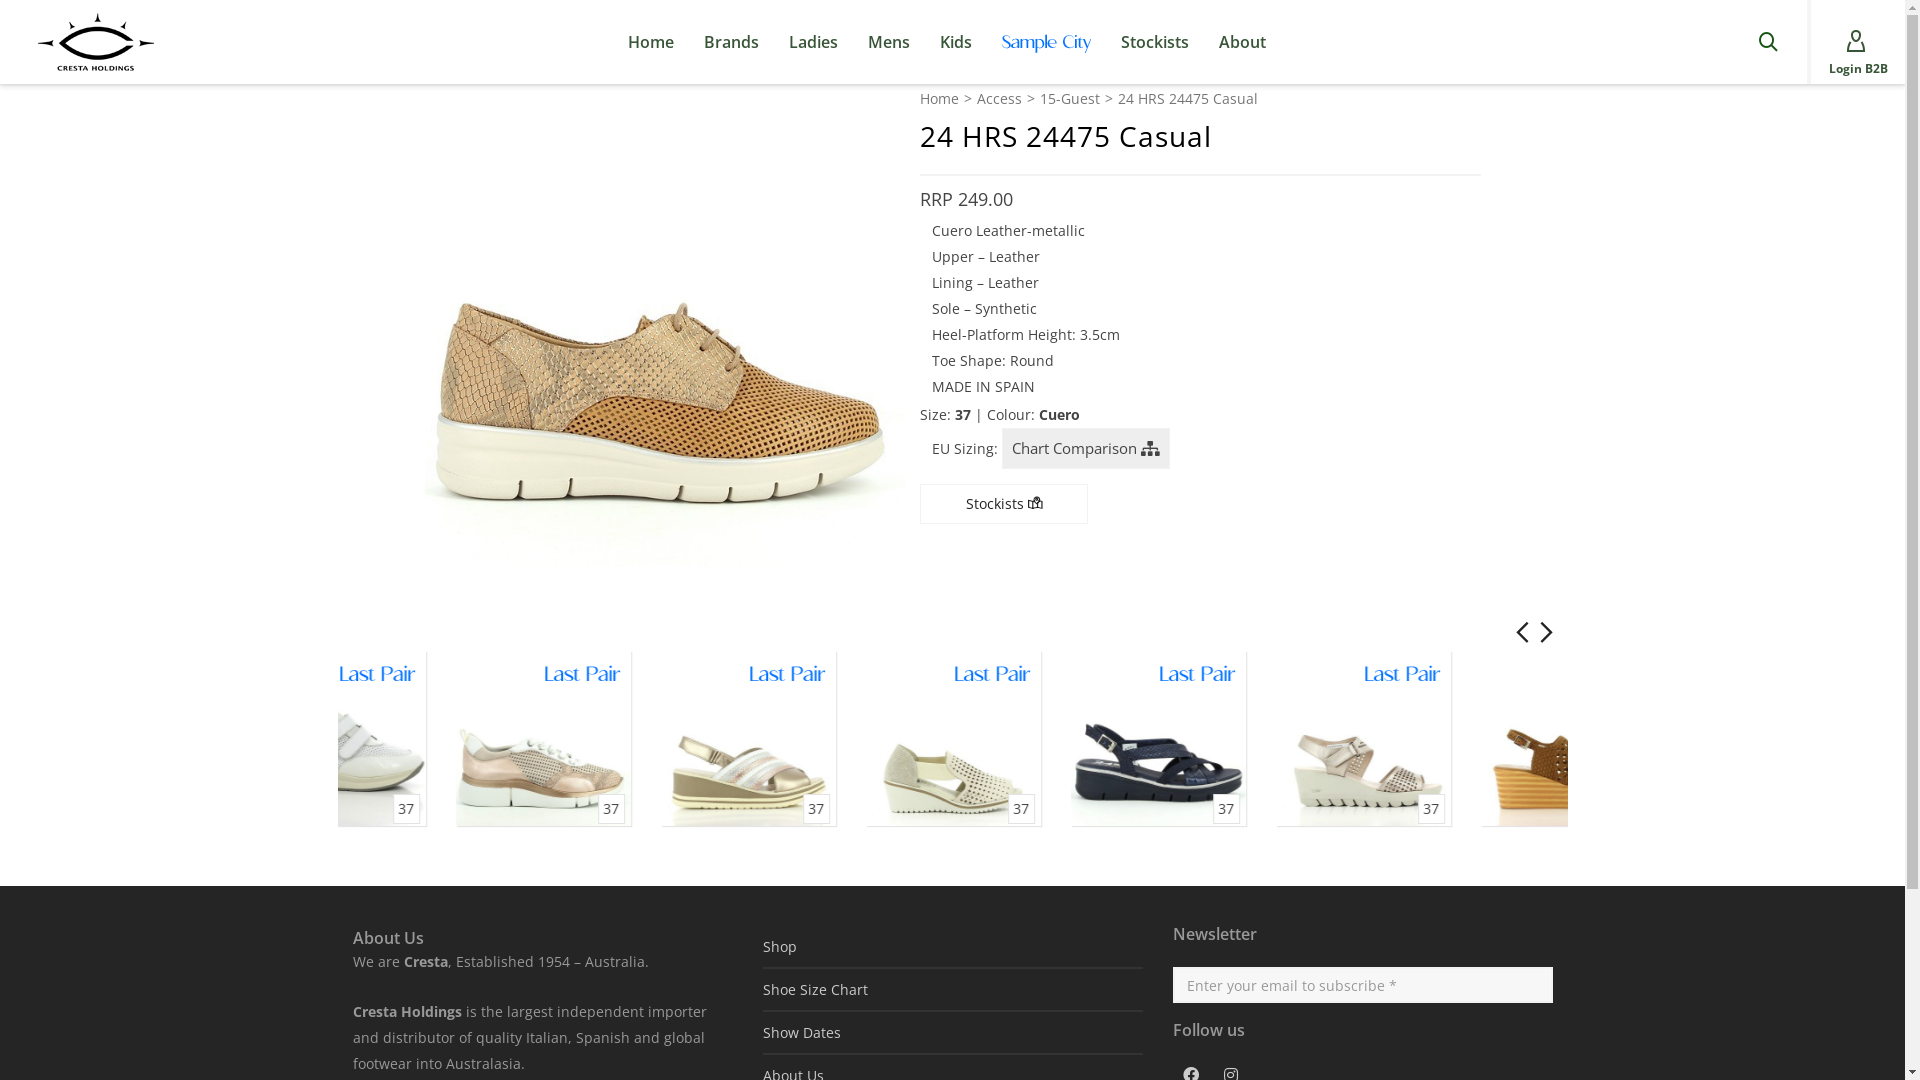  What do you see at coordinates (730, 42) in the screenshot?
I see `'Brands'` at bounding box center [730, 42].